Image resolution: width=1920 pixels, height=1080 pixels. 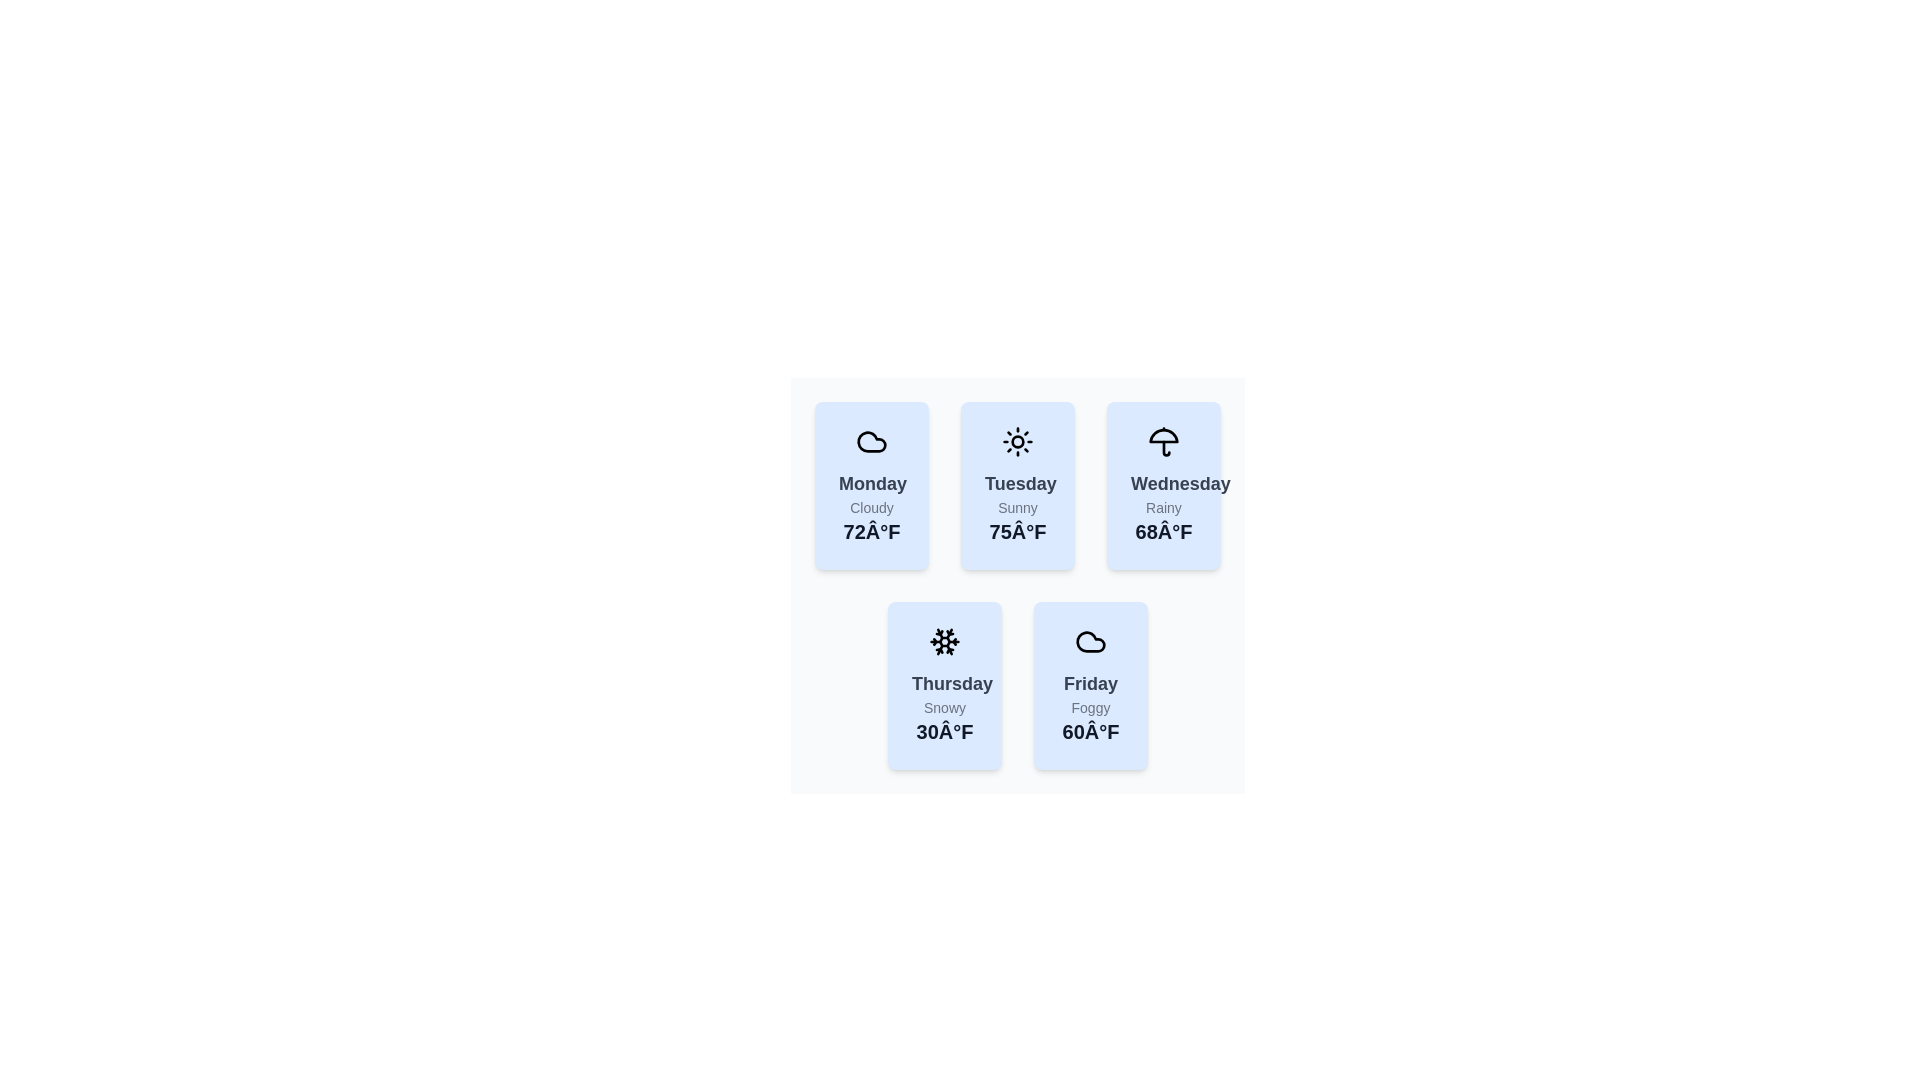 What do you see at coordinates (1017, 486) in the screenshot?
I see `weather information from the informational card with a light blue background, displaying 'Tuesday', 'Sunny', and '75°F' in the second column of the first row of the grid` at bounding box center [1017, 486].